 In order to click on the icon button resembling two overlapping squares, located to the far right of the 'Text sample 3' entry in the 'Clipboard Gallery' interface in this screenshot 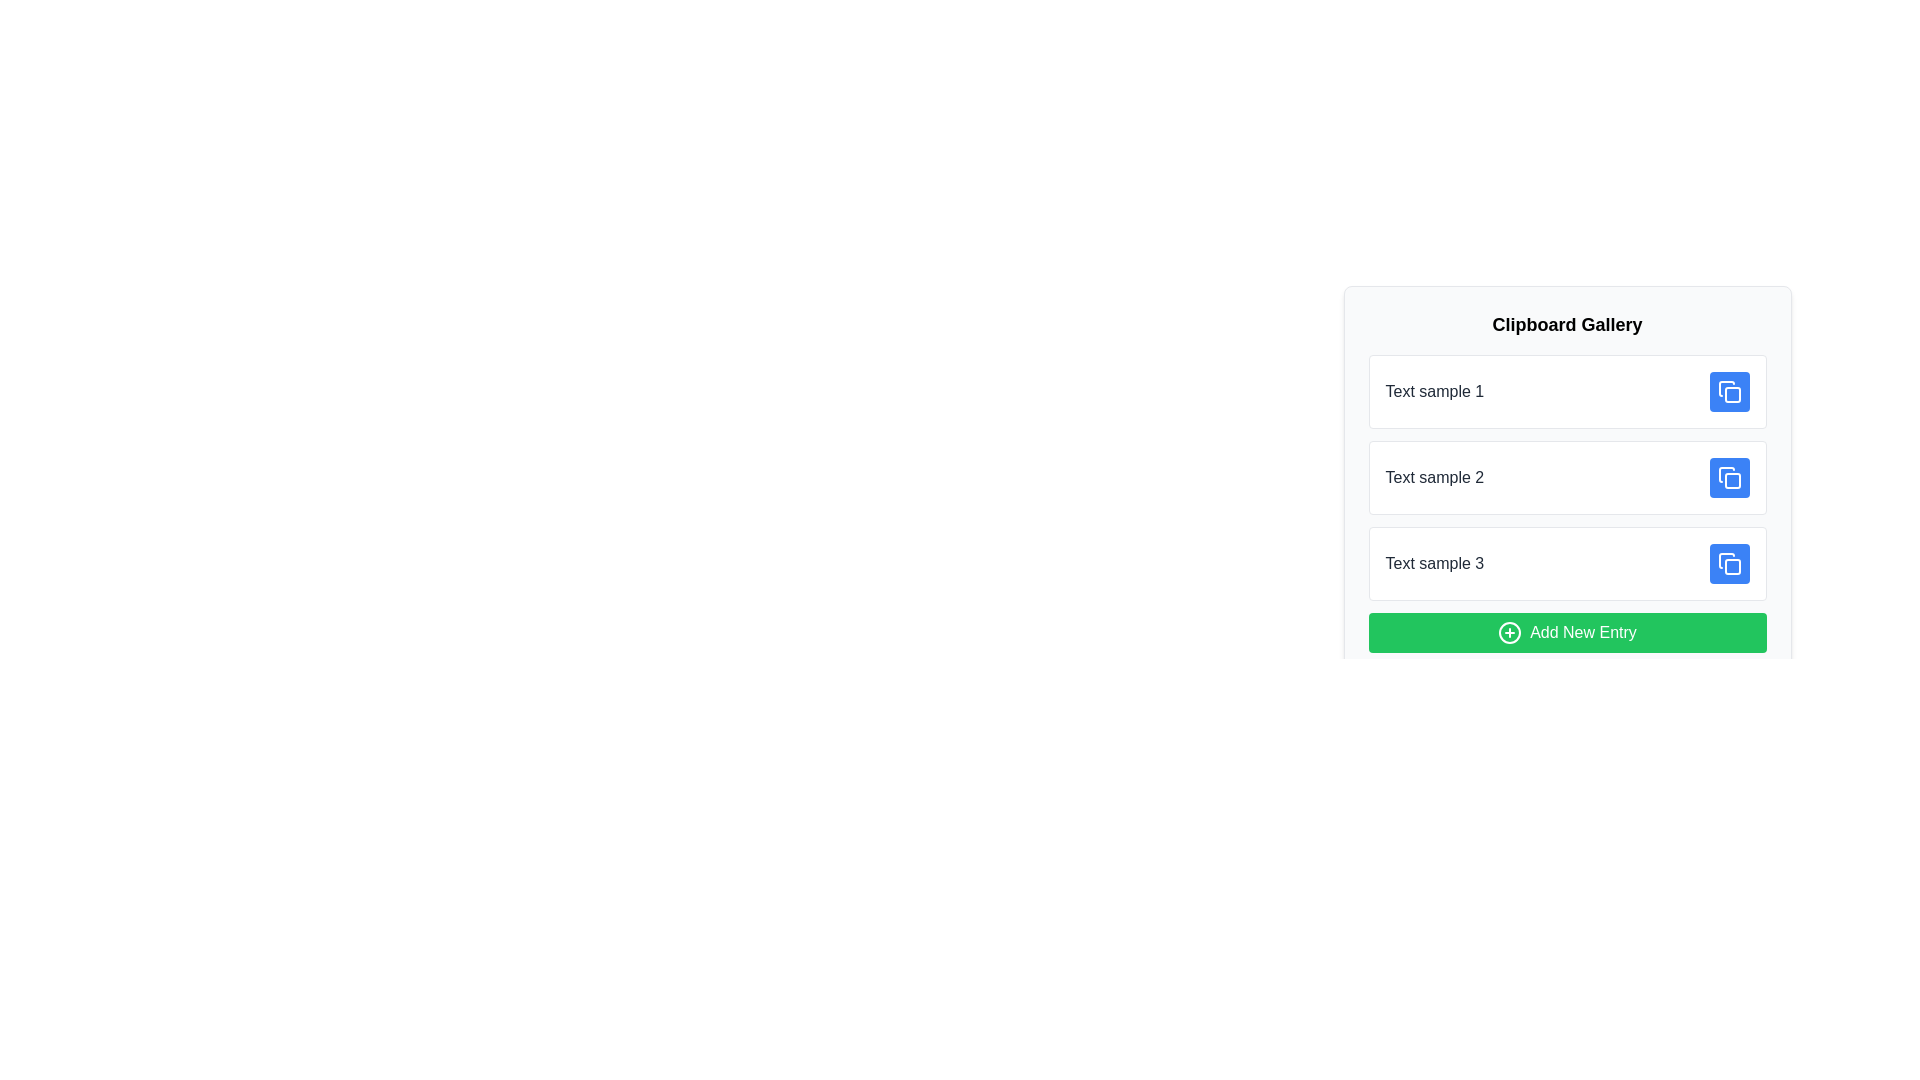, I will do `click(1728, 563)`.